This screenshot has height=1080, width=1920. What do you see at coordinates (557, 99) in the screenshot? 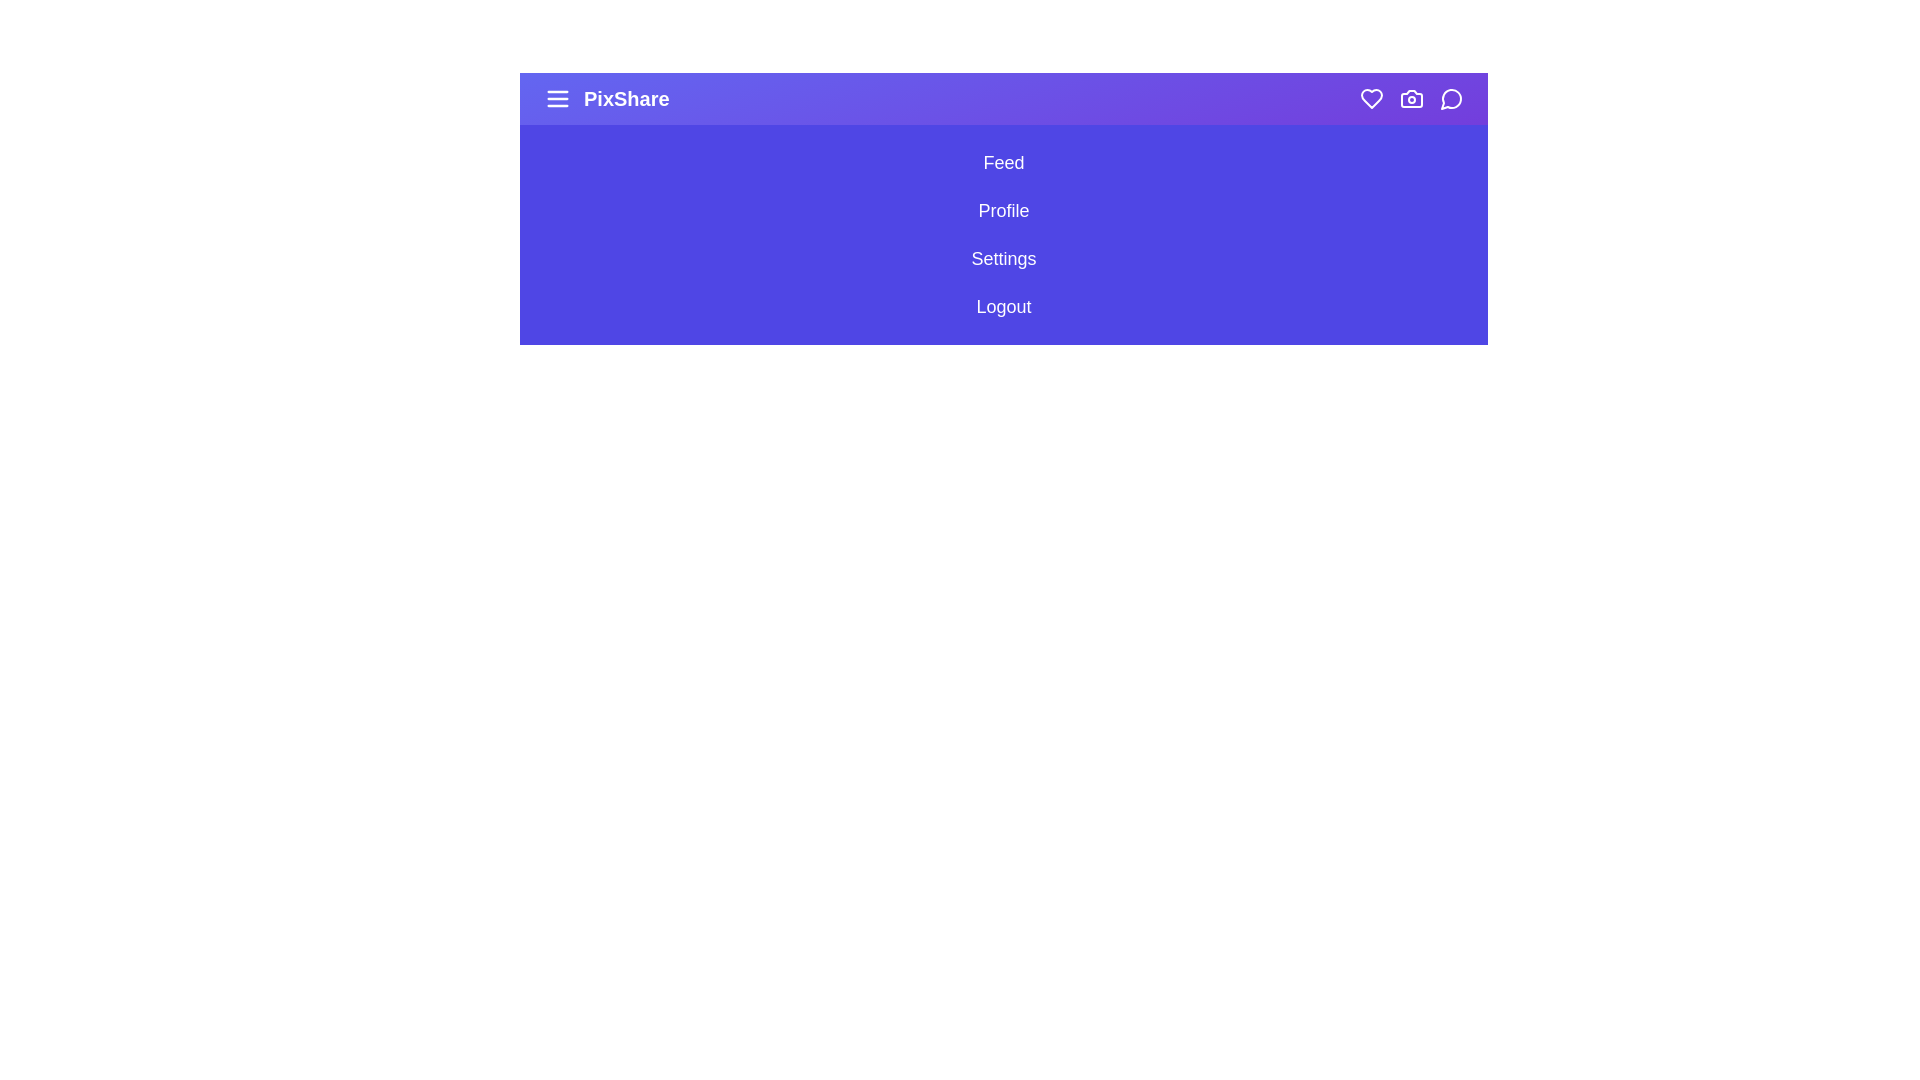
I see `the menu icon to toggle the sidebar menu` at bounding box center [557, 99].